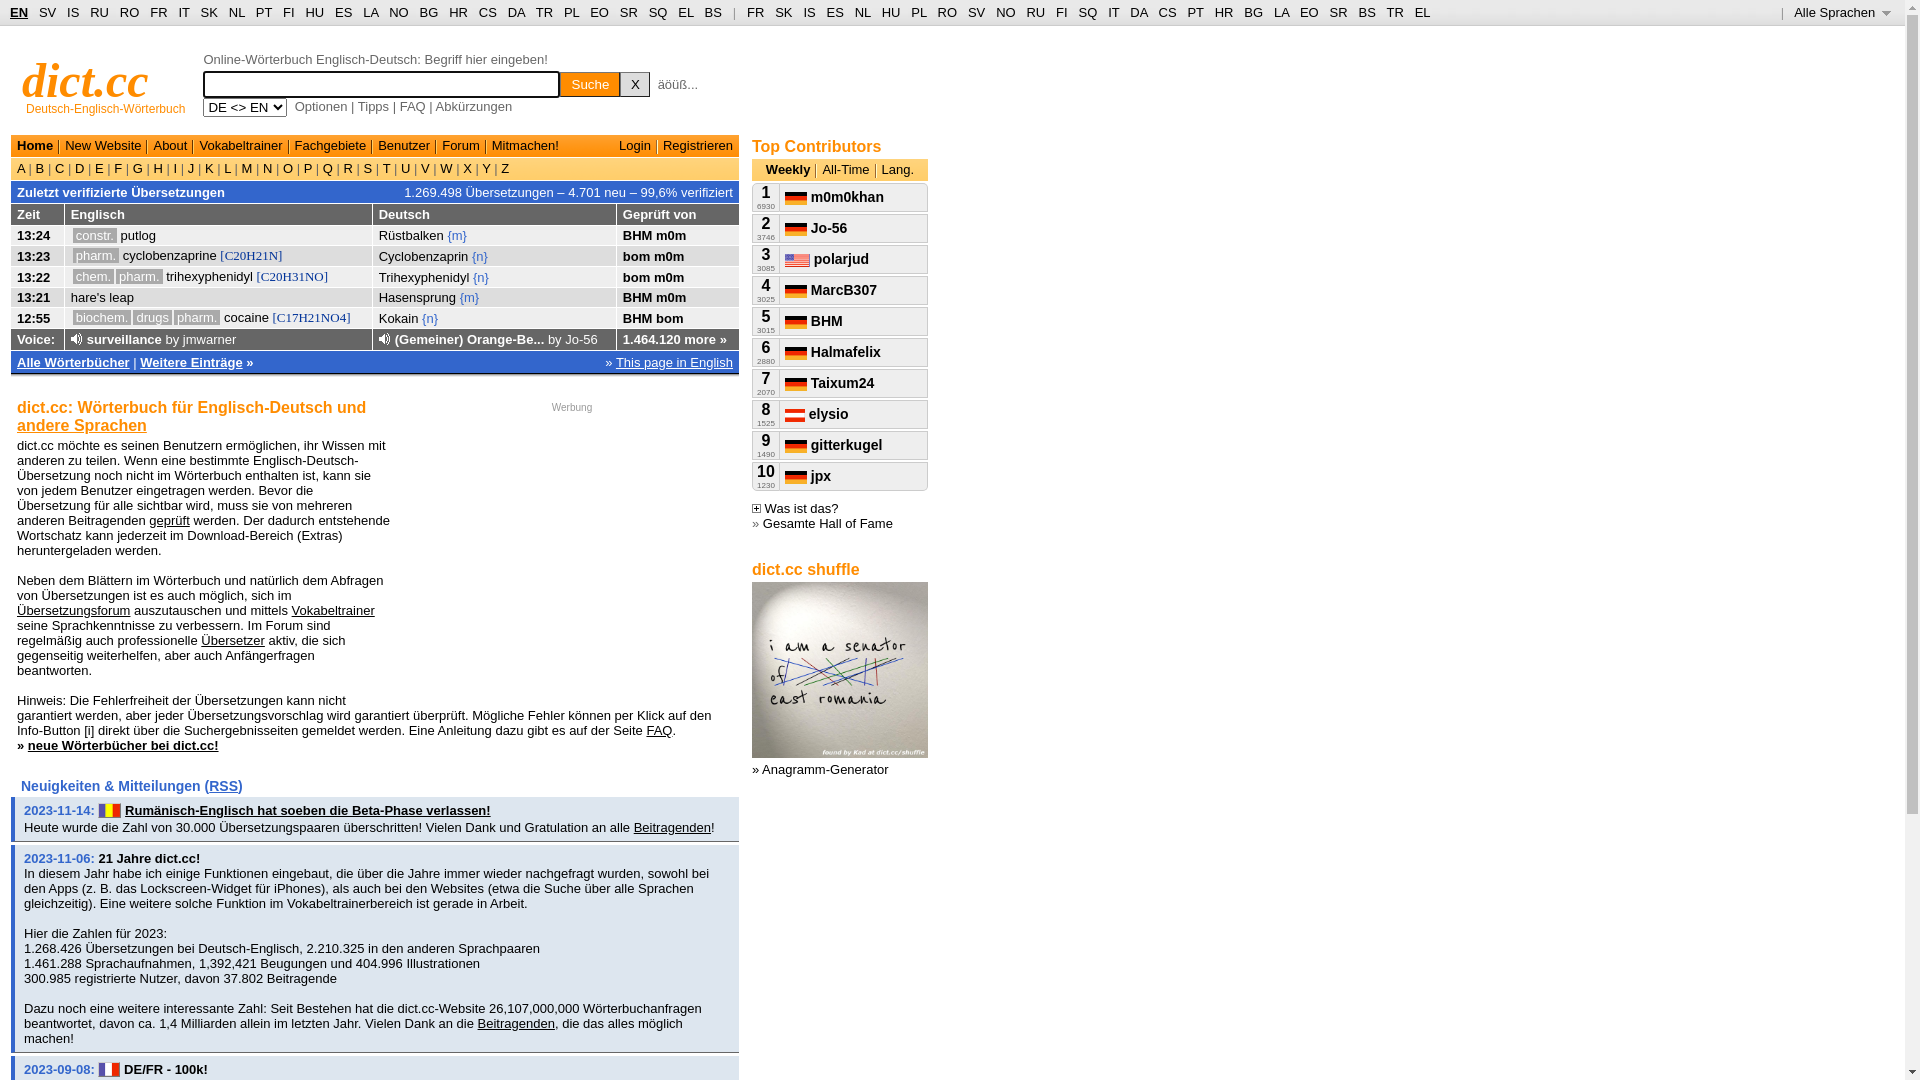 This screenshot has height=1080, width=1920. Describe the element at coordinates (618, 144) in the screenshot. I see `'Login'` at that location.